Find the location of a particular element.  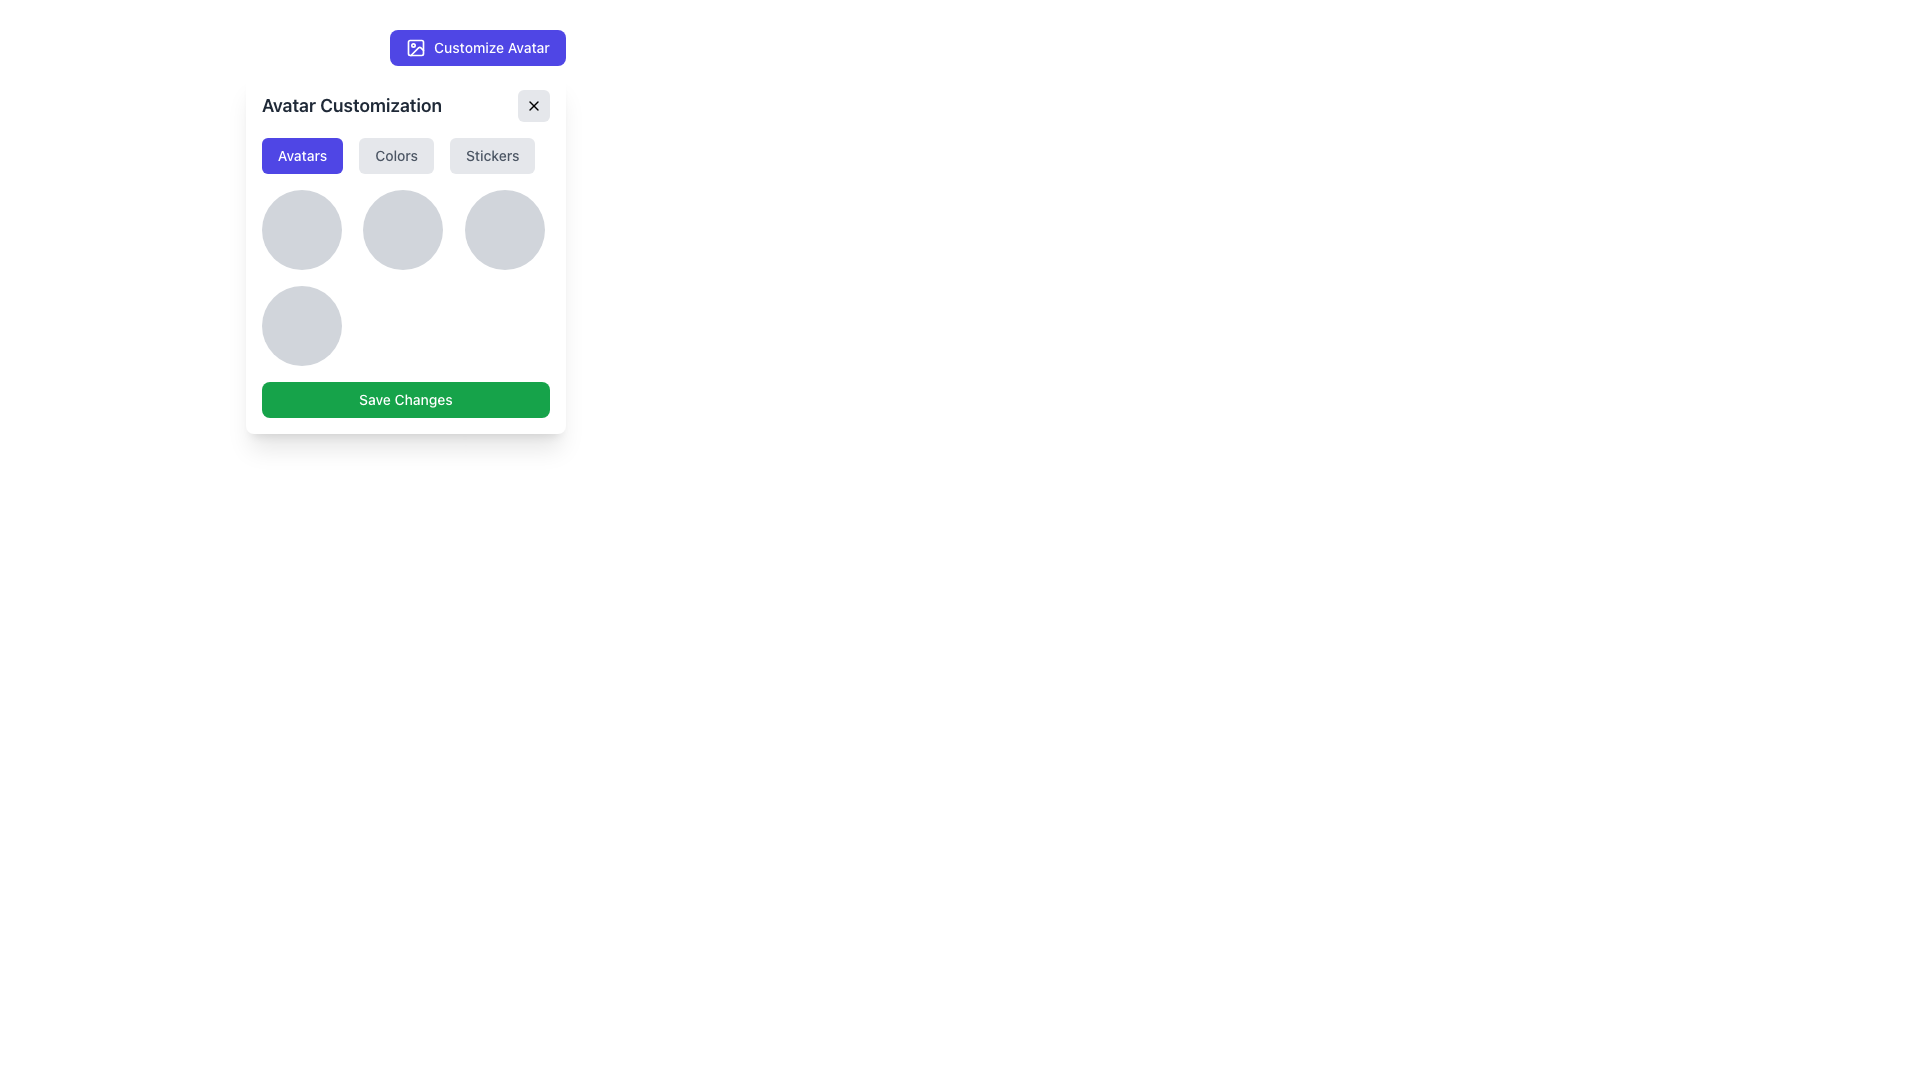

the Text label or heading that serves as the title for the customization interface, located in the top-left area above the tabs labeled 'Avatars', 'Colors', and 'Stickers' is located at coordinates (404, 105).